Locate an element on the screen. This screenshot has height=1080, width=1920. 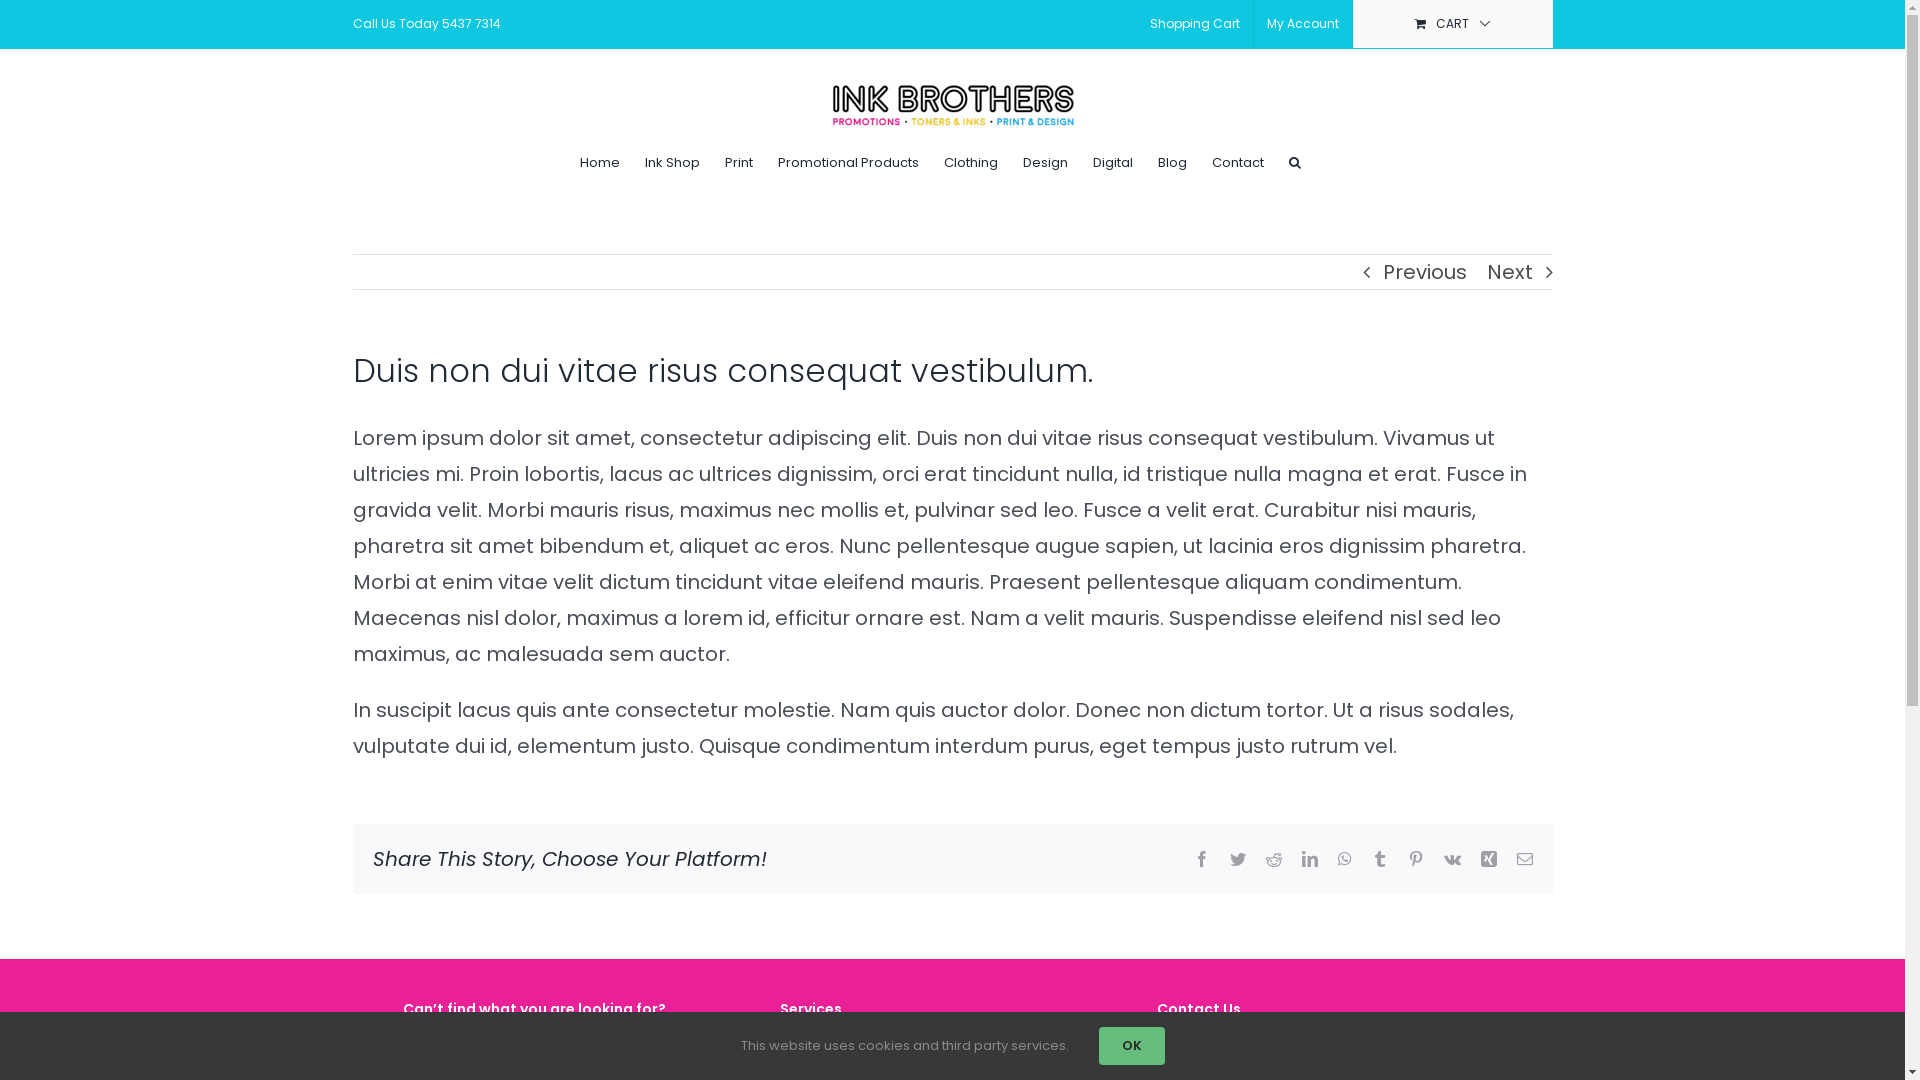
'Shopping Cart' is located at coordinates (1194, 23).